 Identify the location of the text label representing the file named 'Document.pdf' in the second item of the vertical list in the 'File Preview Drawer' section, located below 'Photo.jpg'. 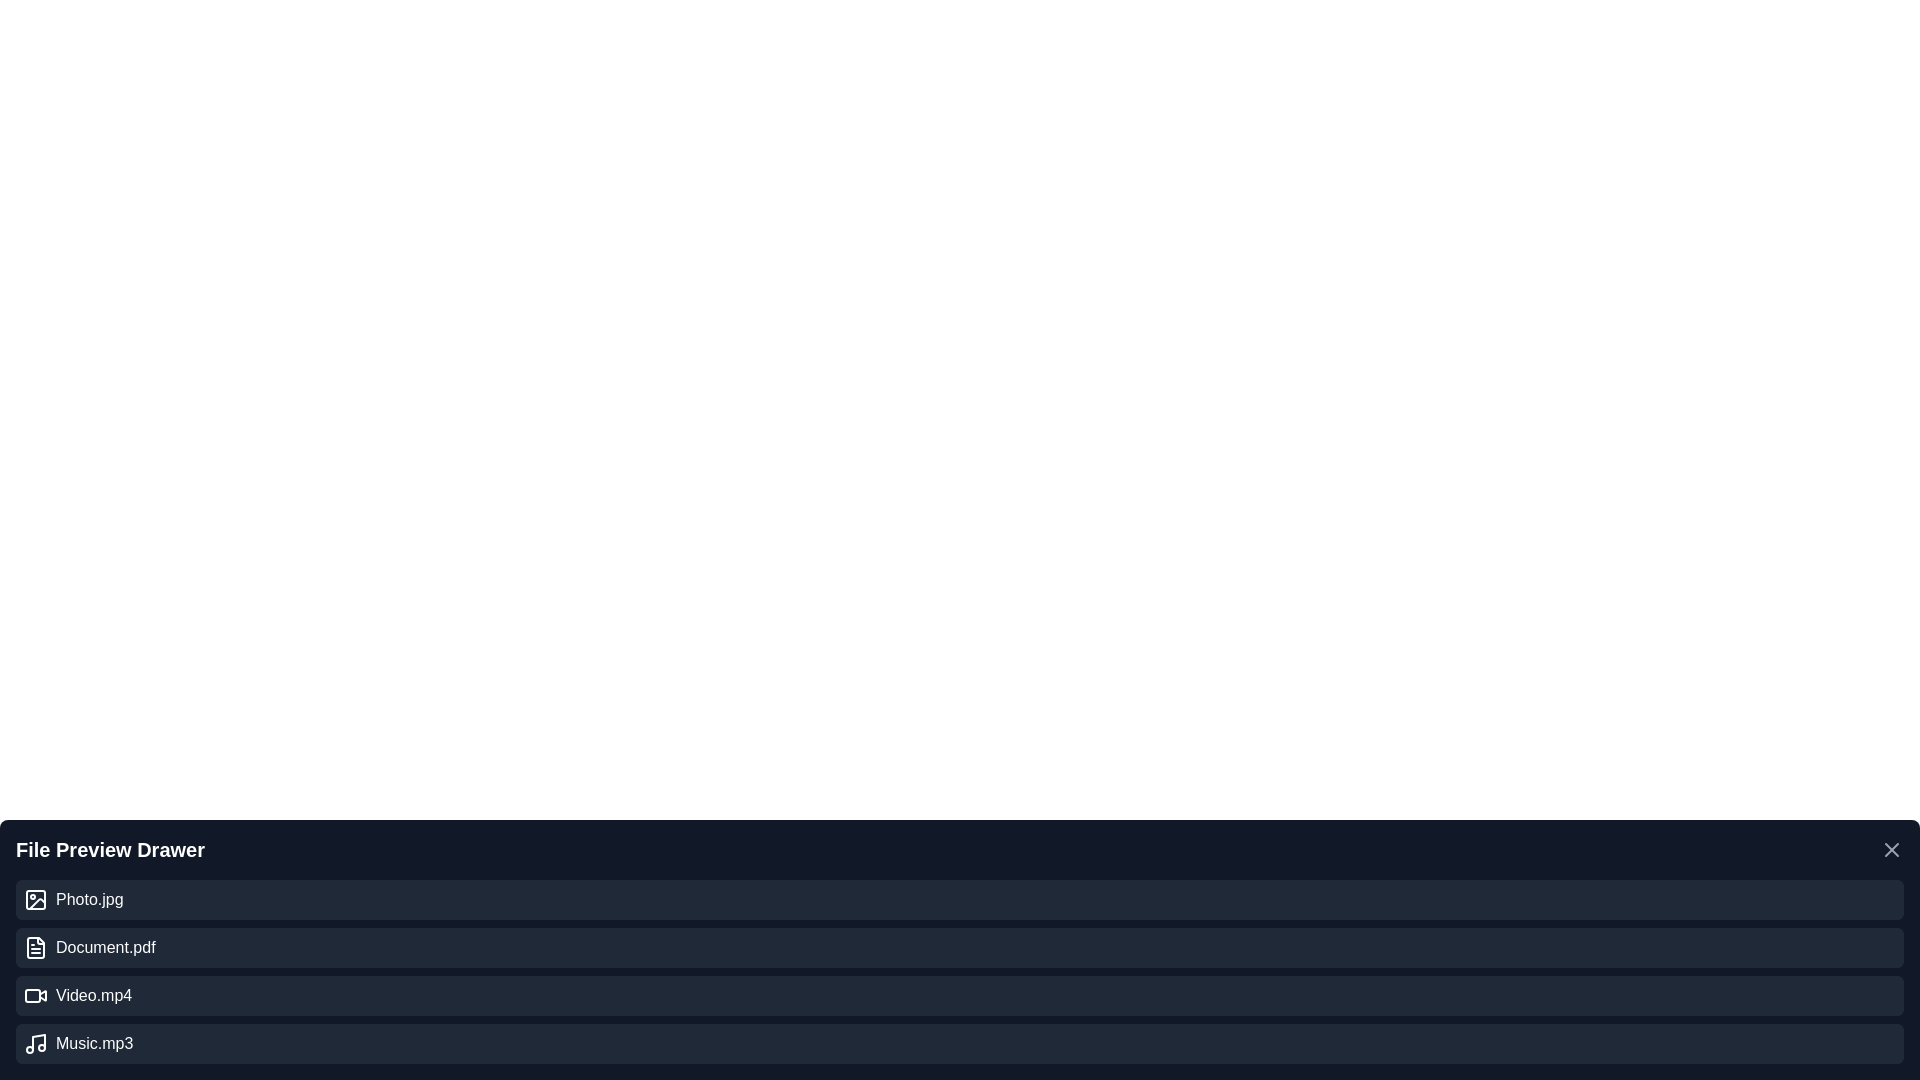
(104, 947).